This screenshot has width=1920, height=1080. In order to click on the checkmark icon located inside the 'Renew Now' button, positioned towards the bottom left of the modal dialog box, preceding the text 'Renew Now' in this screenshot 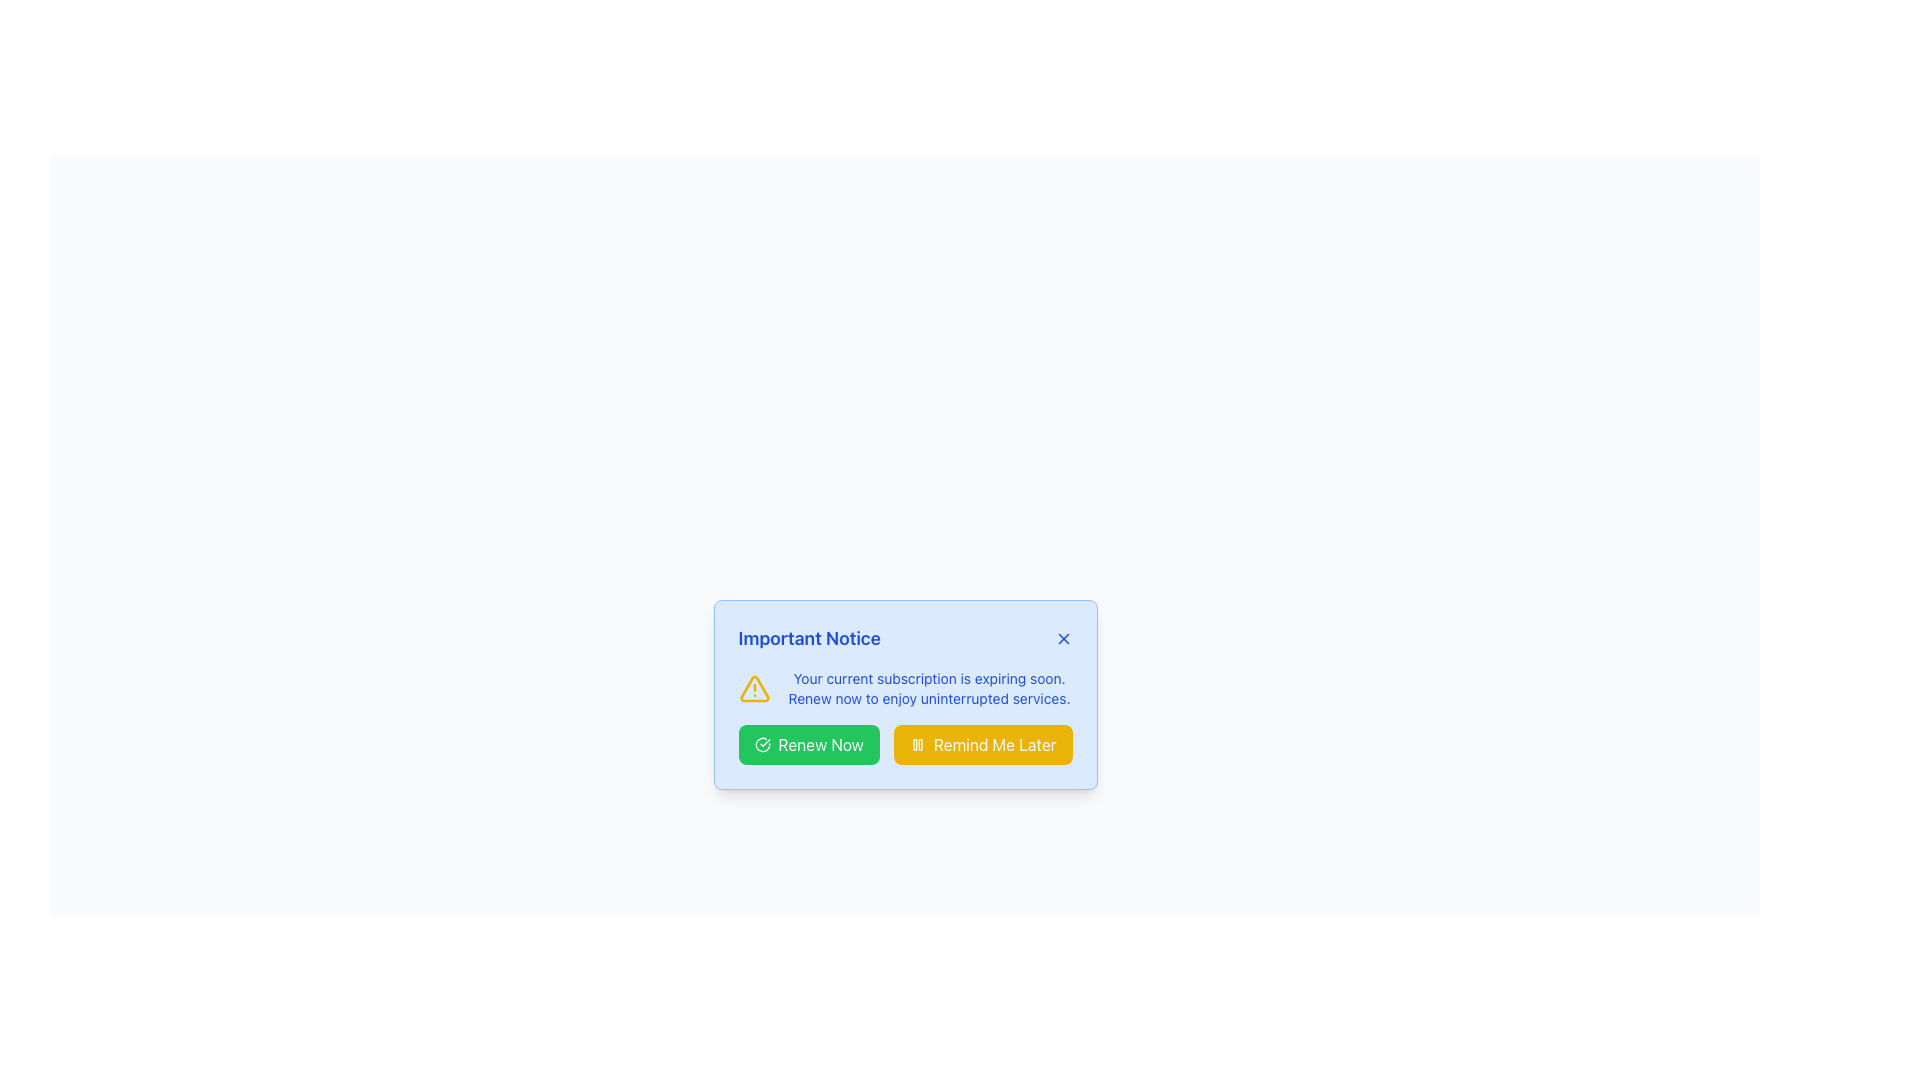, I will do `click(761, 744)`.